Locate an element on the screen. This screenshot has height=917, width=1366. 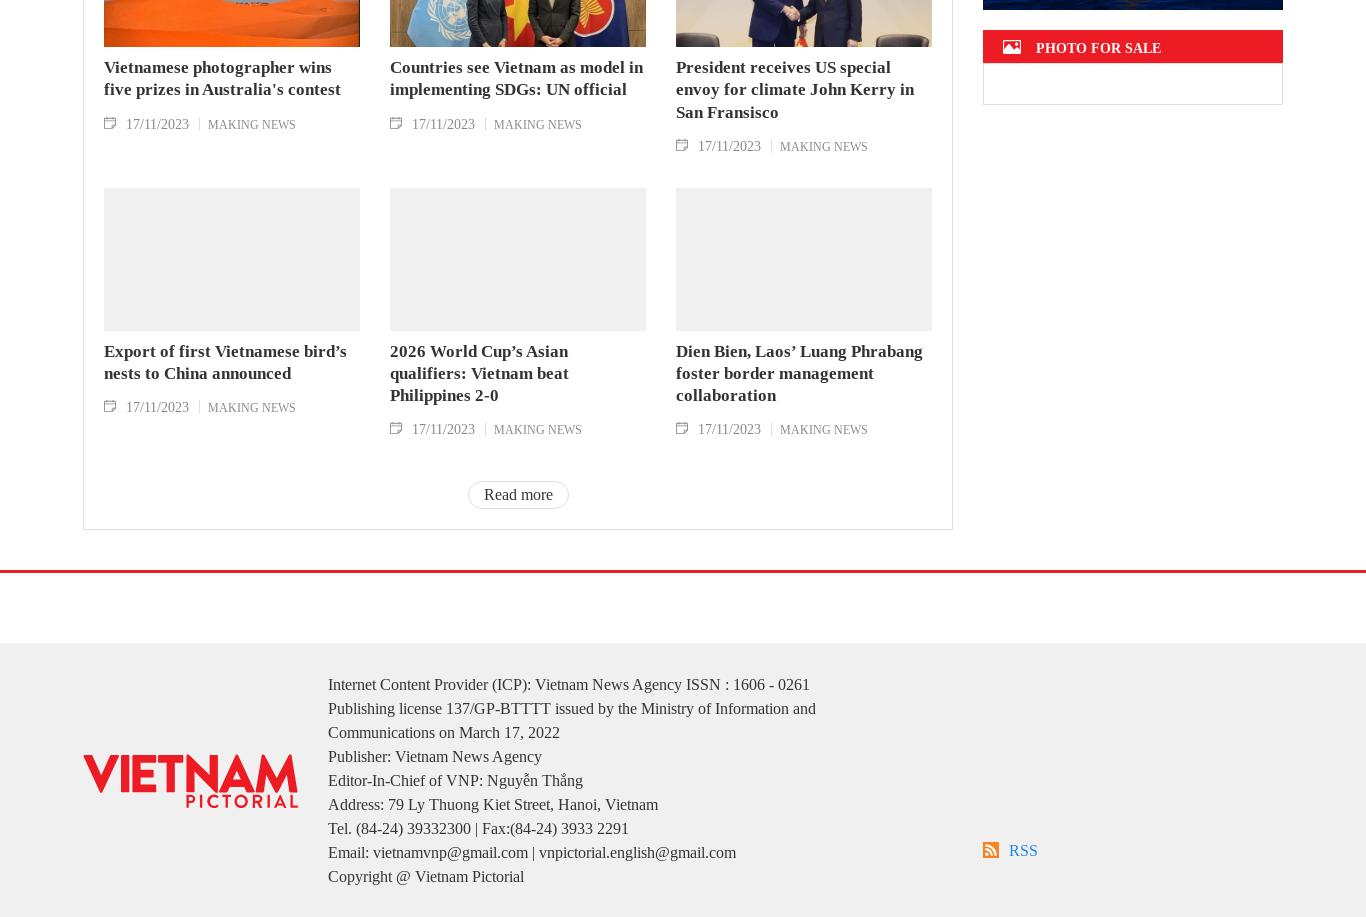
'RSS' is located at coordinates (1023, 878).